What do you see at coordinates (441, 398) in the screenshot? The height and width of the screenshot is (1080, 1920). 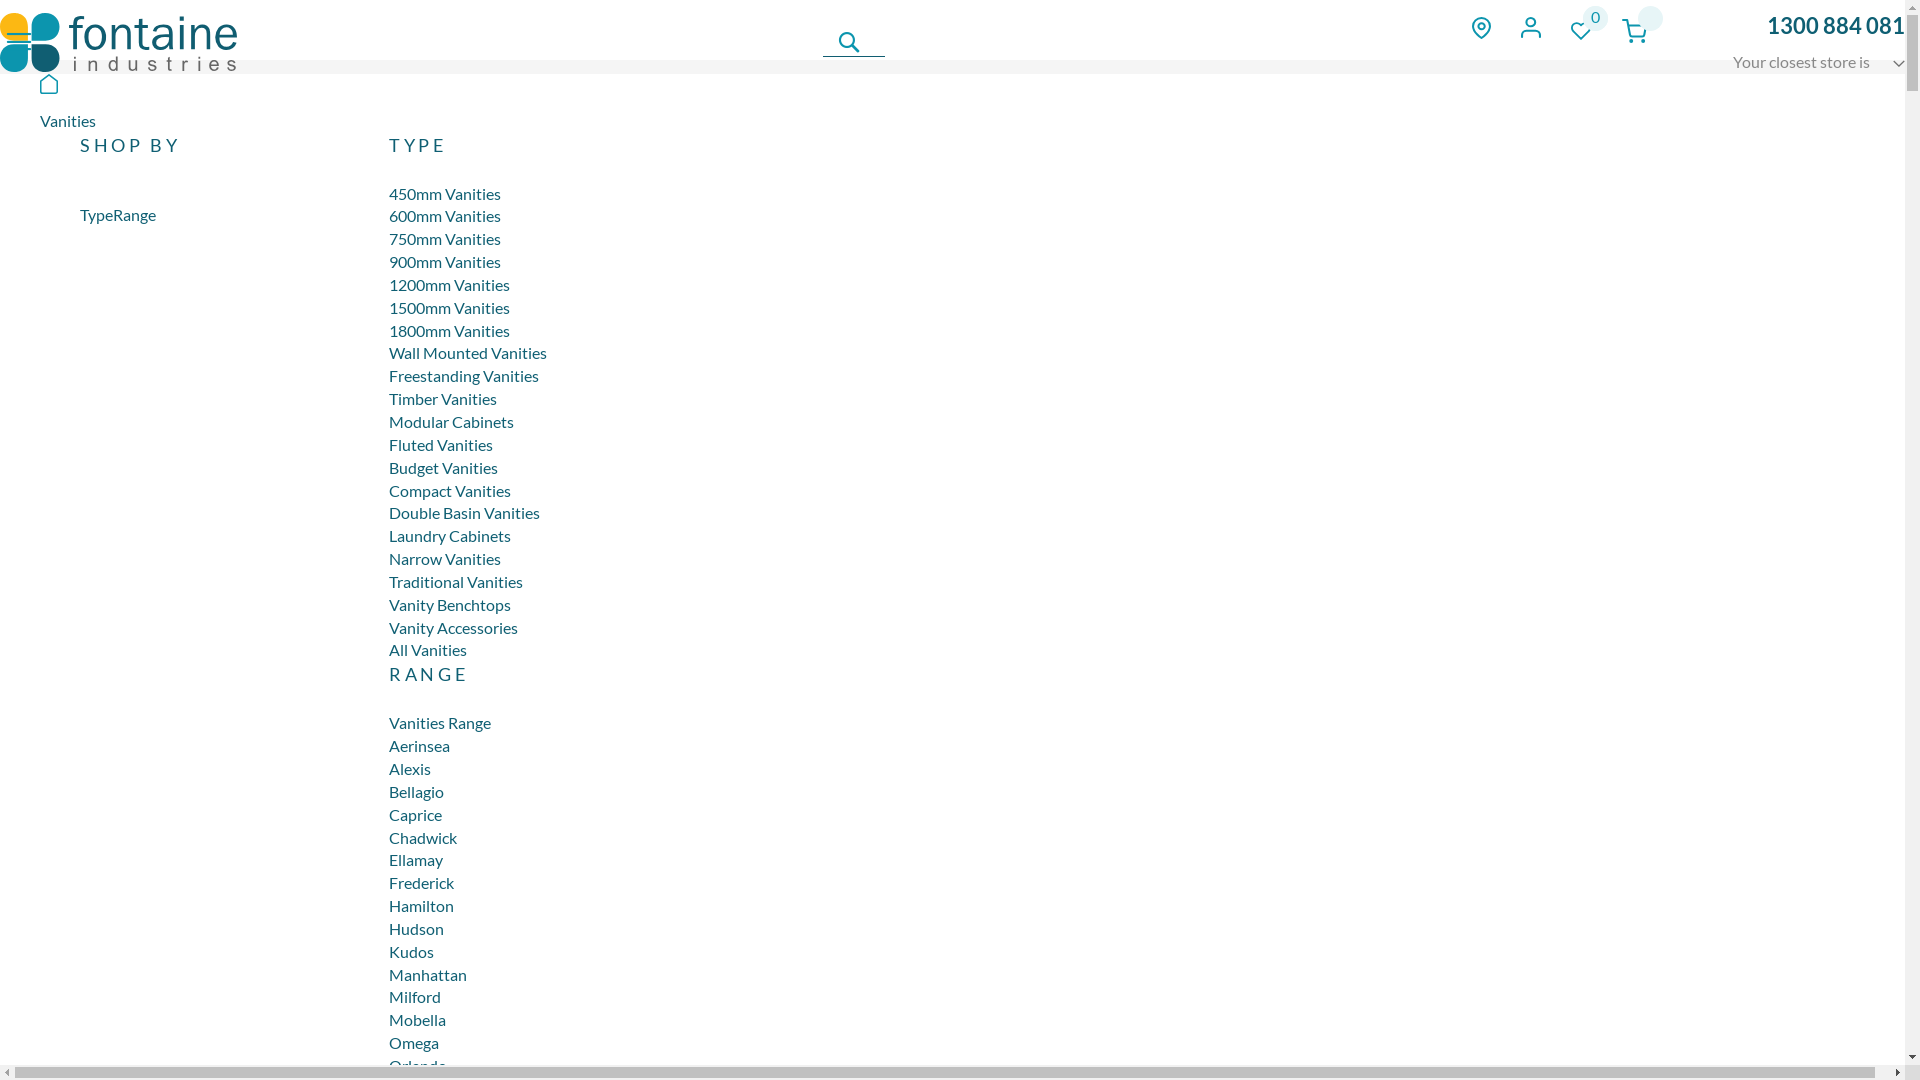 I see `'Timber Vanities'` at bounding box center [441, 398].